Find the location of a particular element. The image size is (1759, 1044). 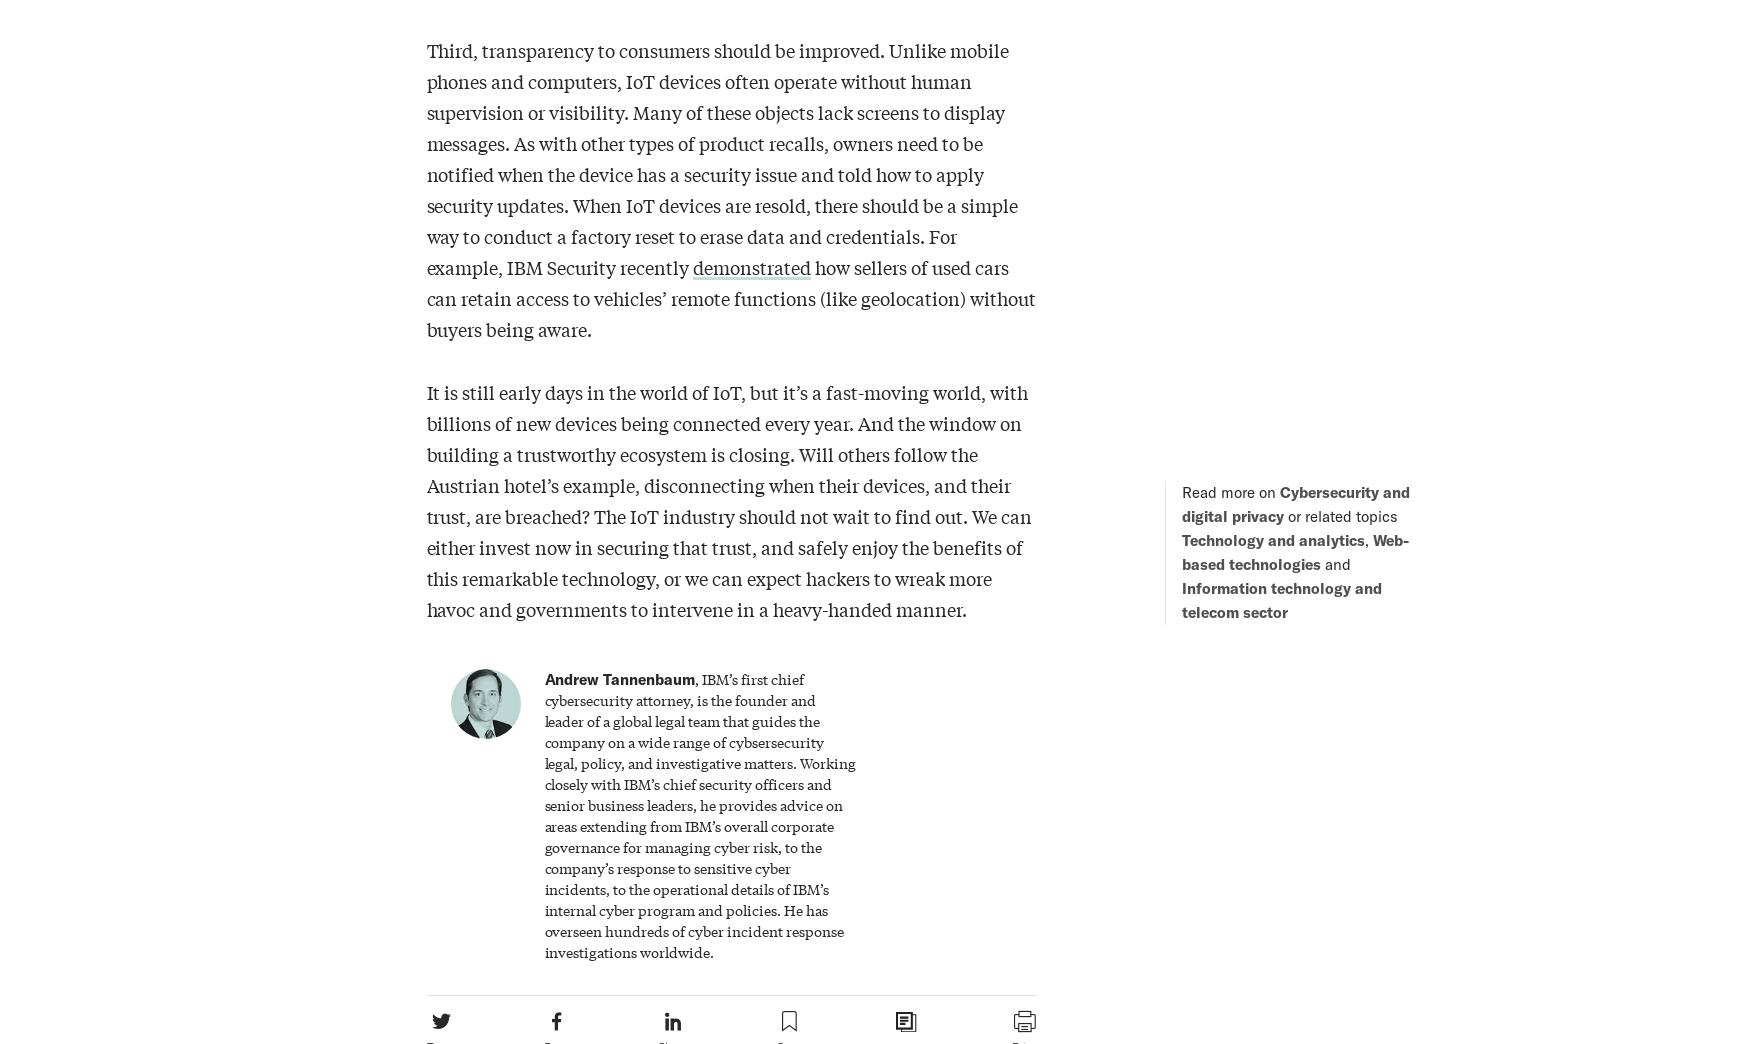

'Web-based technologies' is located at coordinates (1293, 550).